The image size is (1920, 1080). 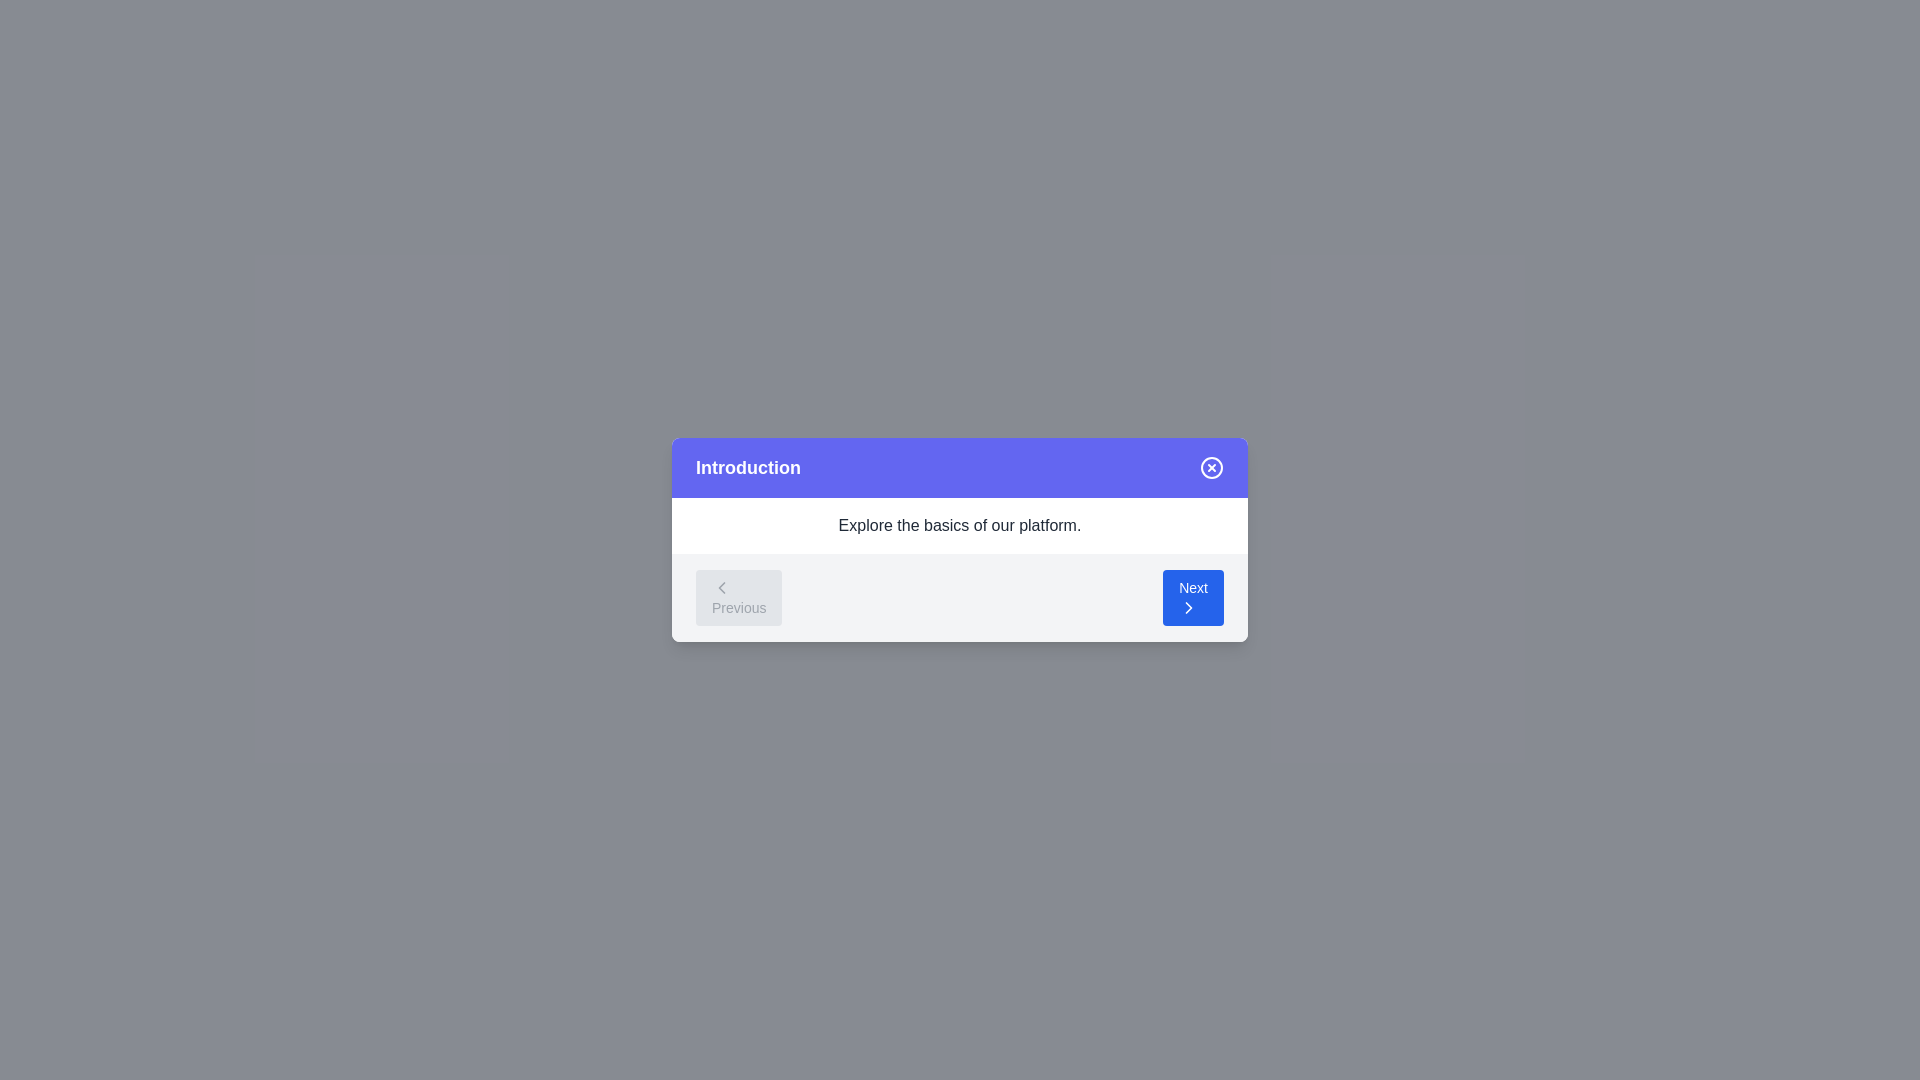 What do you see at coordinates (1189, 607) in the screenshot?
I see `the chevron icon indicating forward action located inside the blue 'Next' button at the bottom-right corner of the dialog box` at bounding box center [1189, 607].